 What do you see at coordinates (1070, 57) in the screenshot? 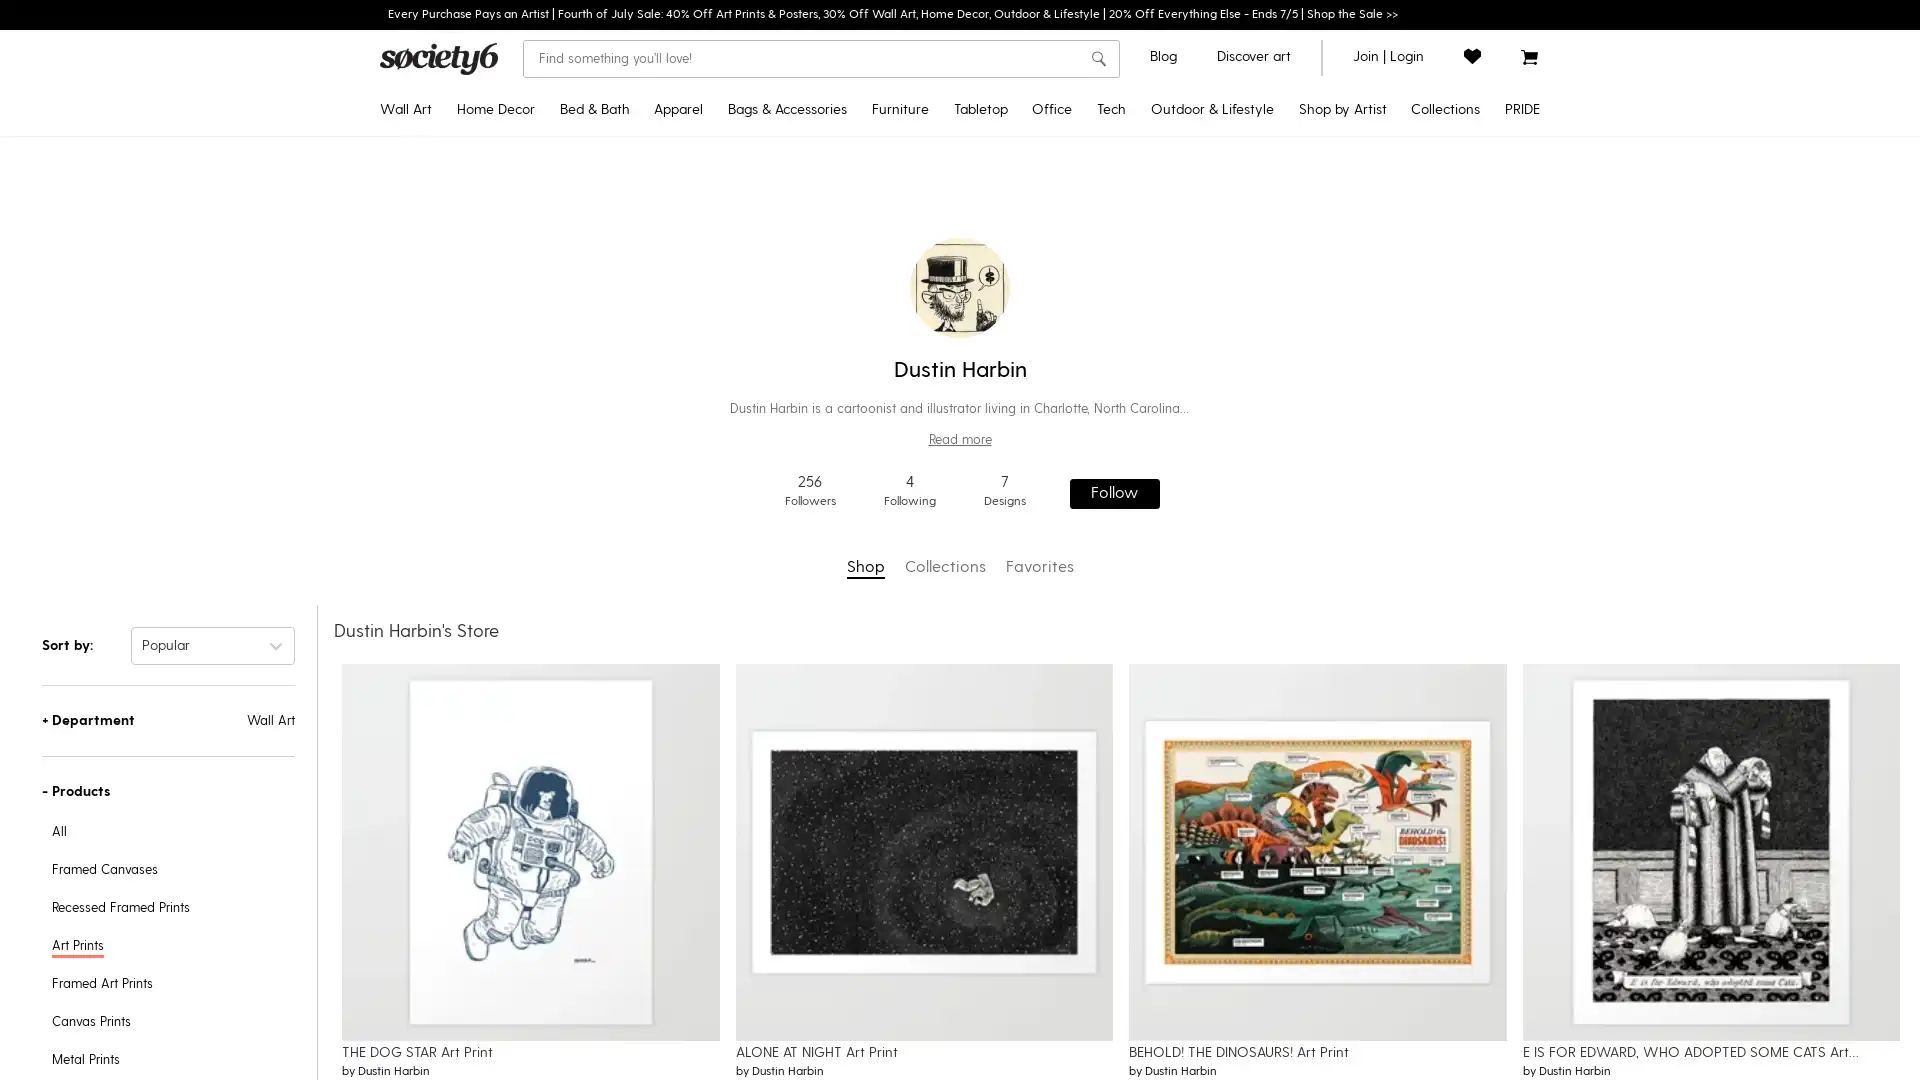
I see `Clear search` at bounding box center [1070, 57].